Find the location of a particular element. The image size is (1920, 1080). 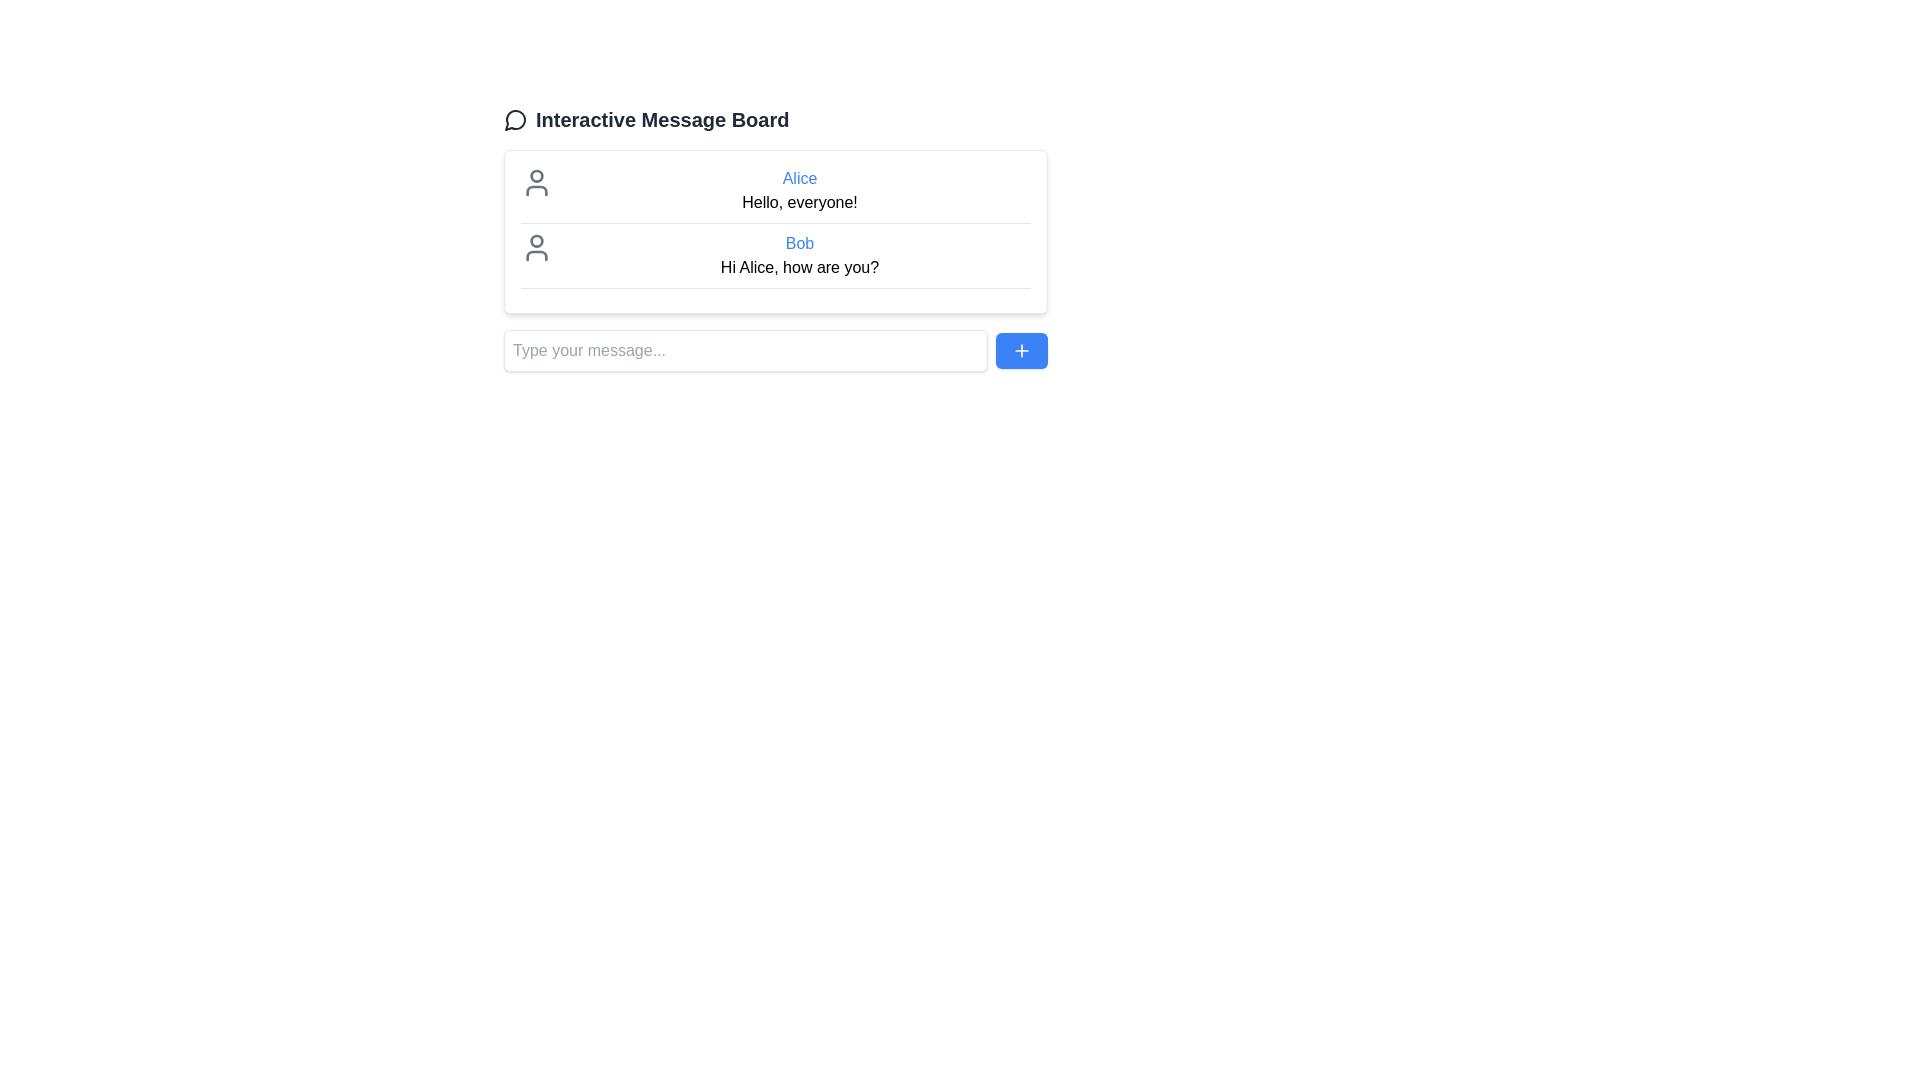

the text label displaying 'Alice' in blue color, which is located at the top of the first message block in the conversation interface is located at coordinates (800, 177).